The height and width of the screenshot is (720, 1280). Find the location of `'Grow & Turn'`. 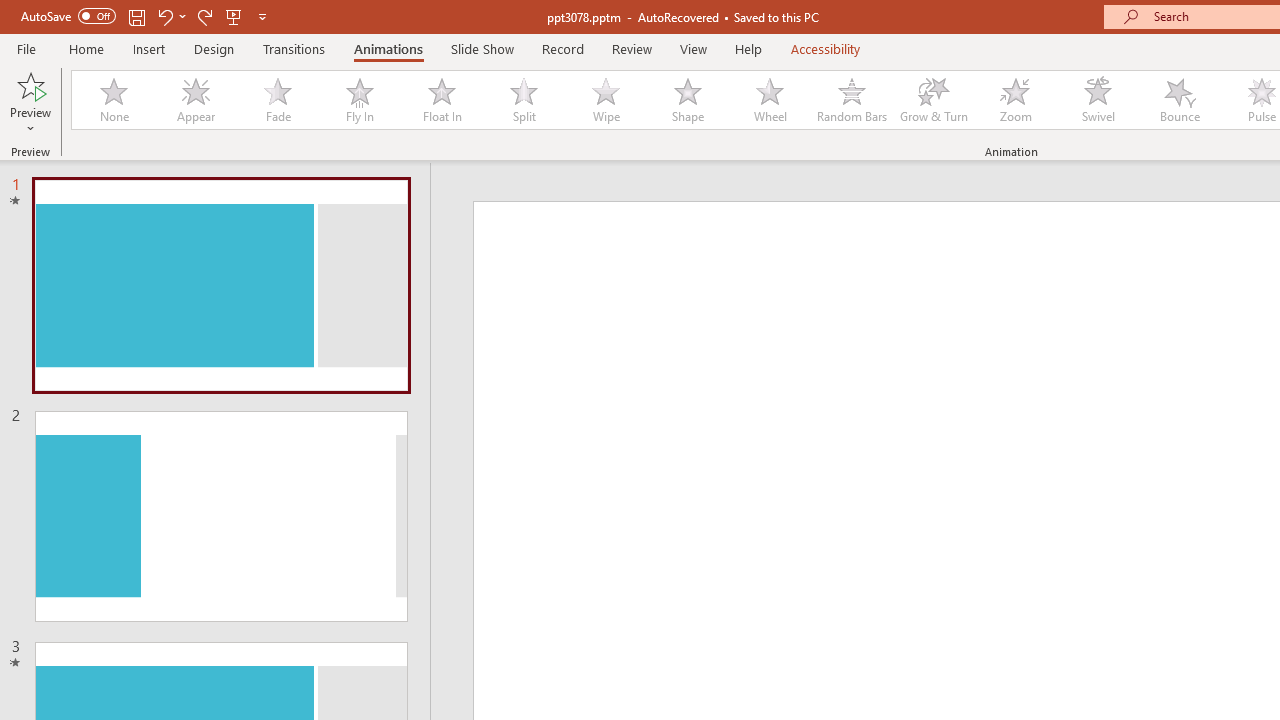

'Grow & Turn' is located at coordinates (933, 100).